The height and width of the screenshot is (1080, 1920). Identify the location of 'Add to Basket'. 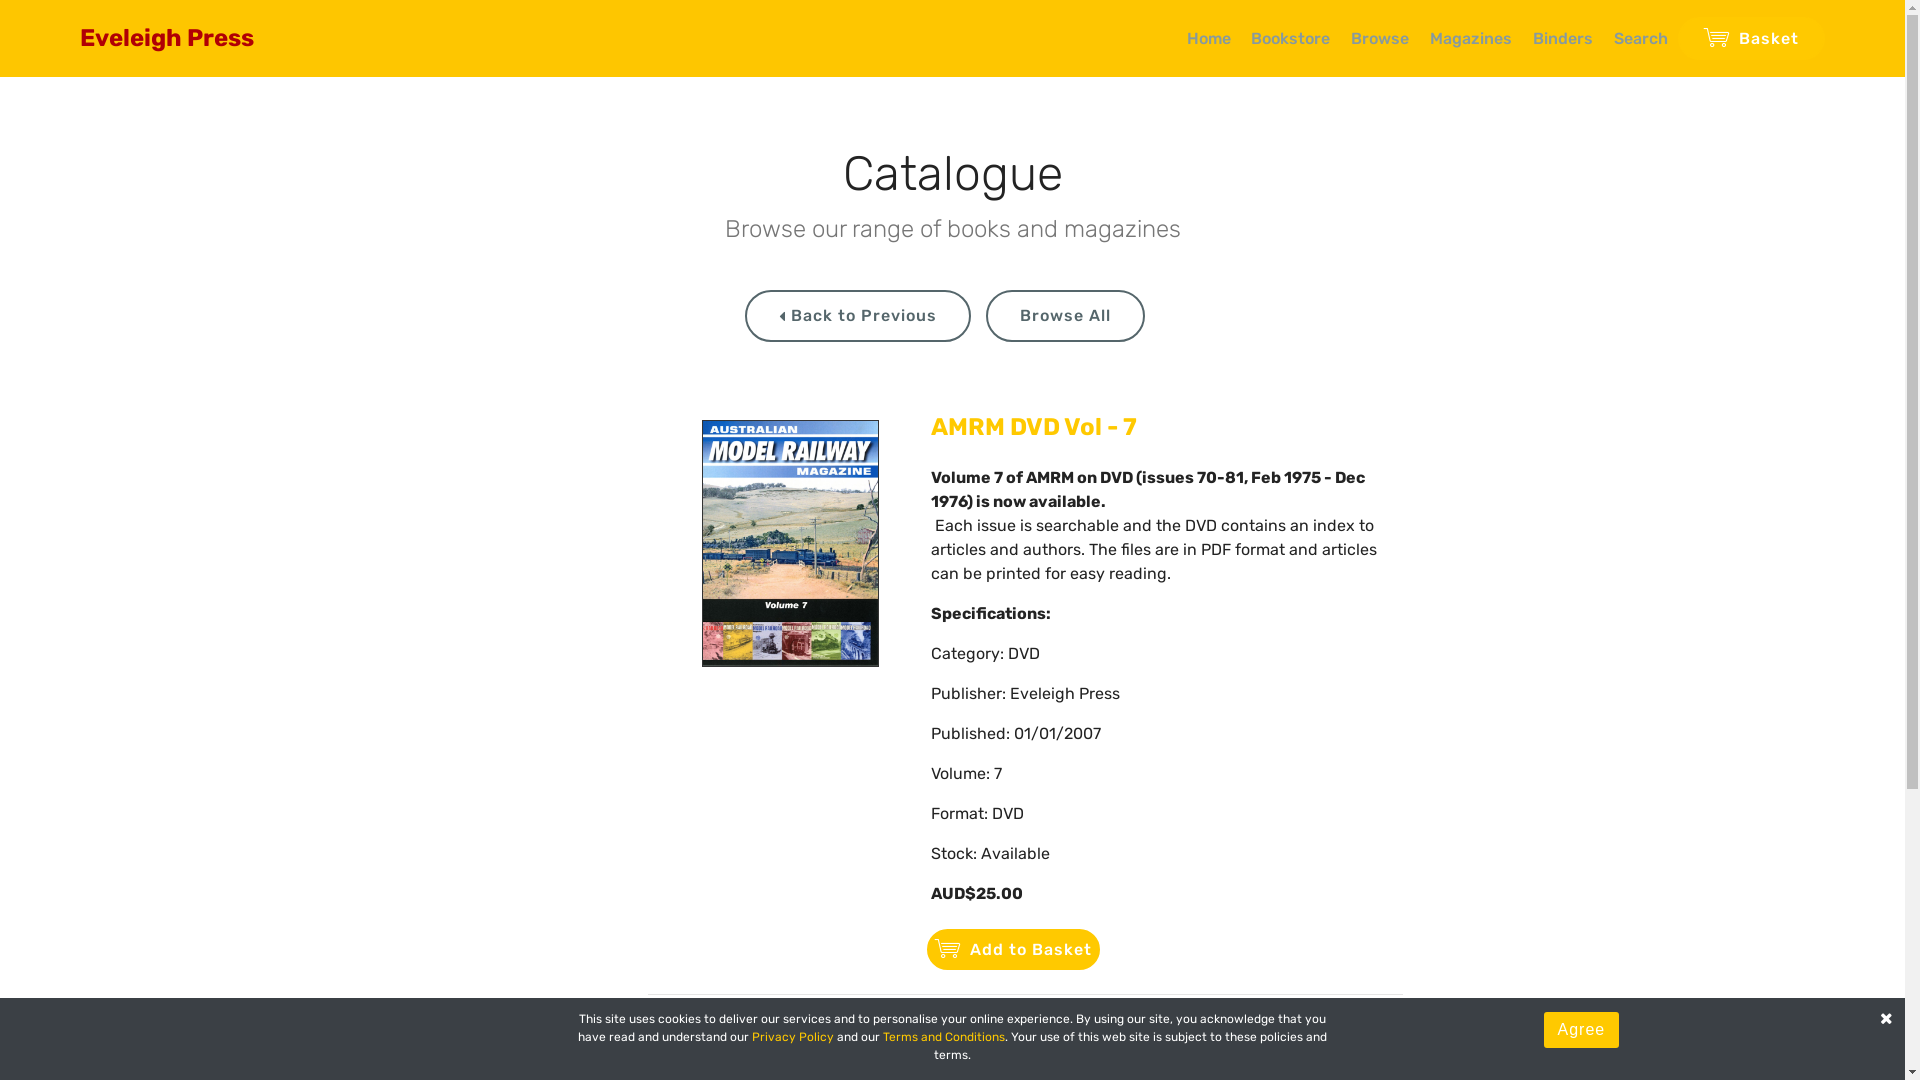
(925, 948).